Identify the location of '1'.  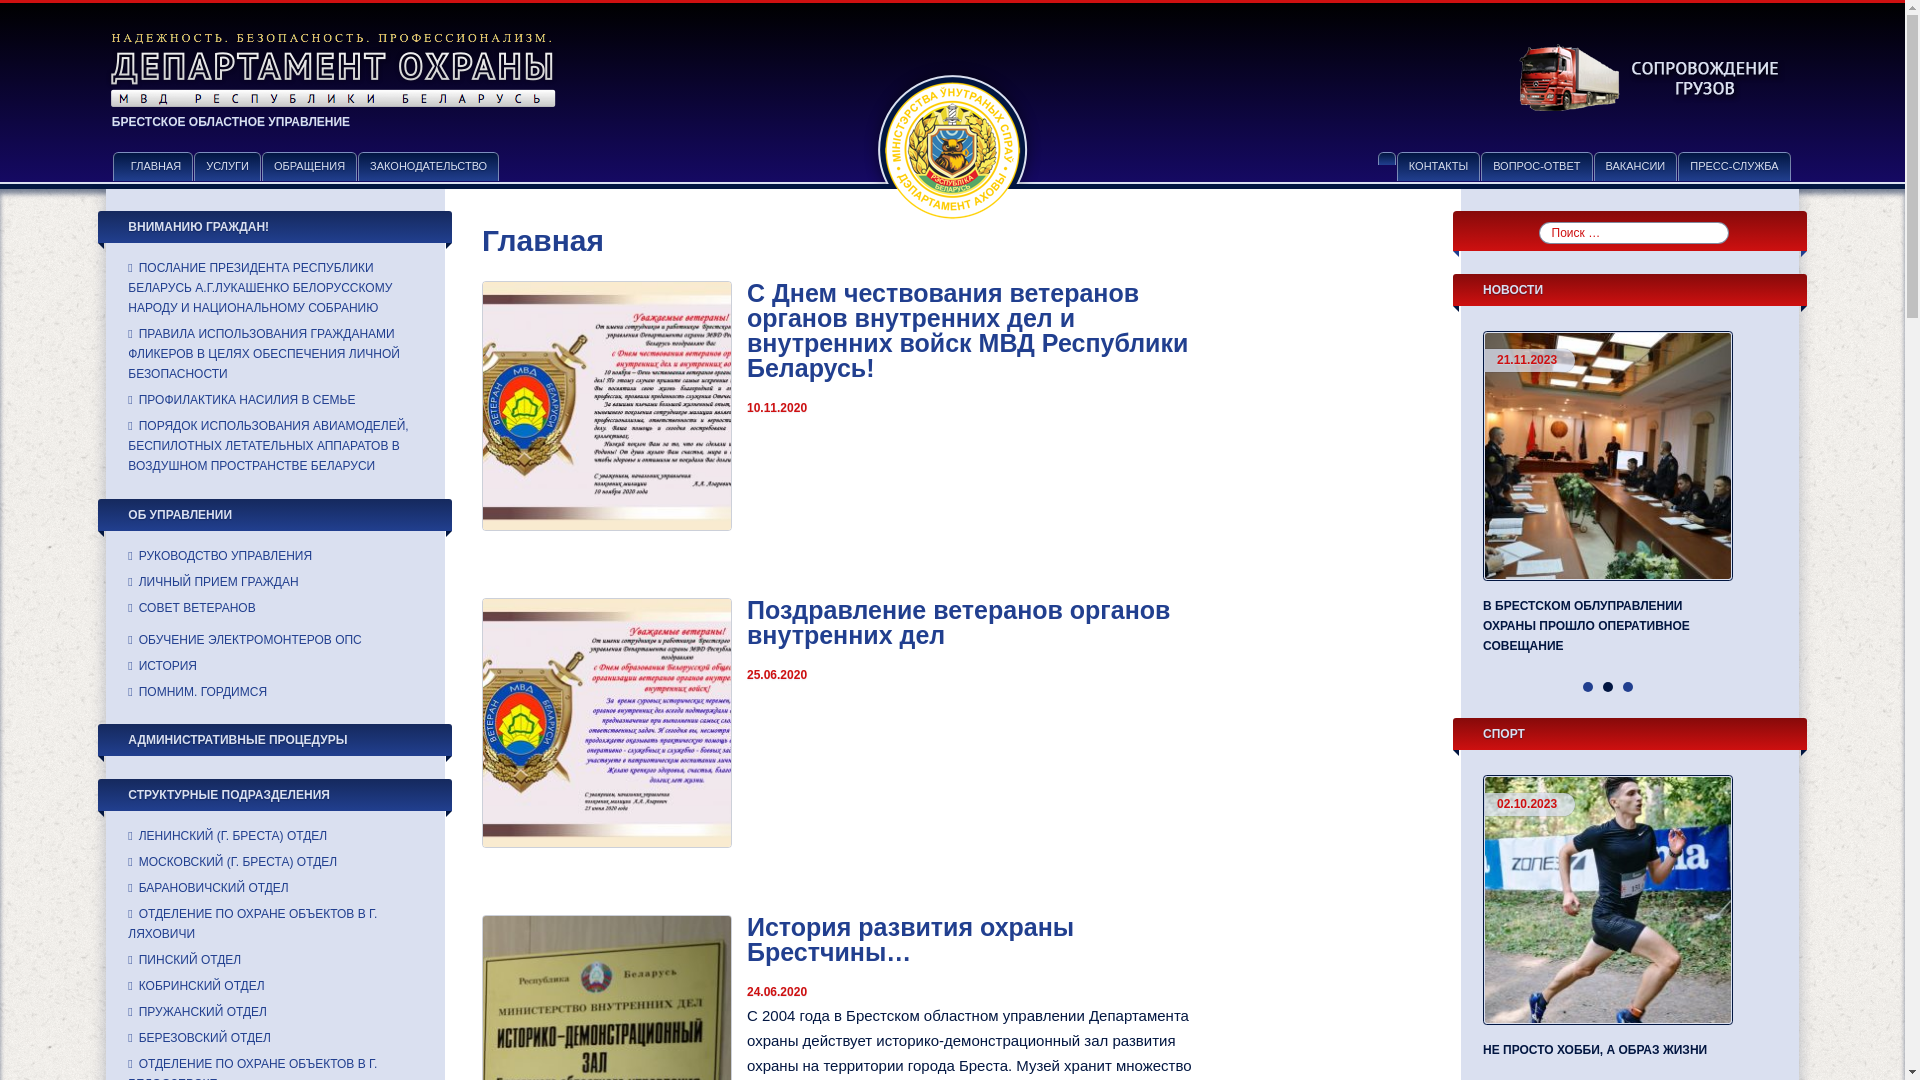
(1587, 685).